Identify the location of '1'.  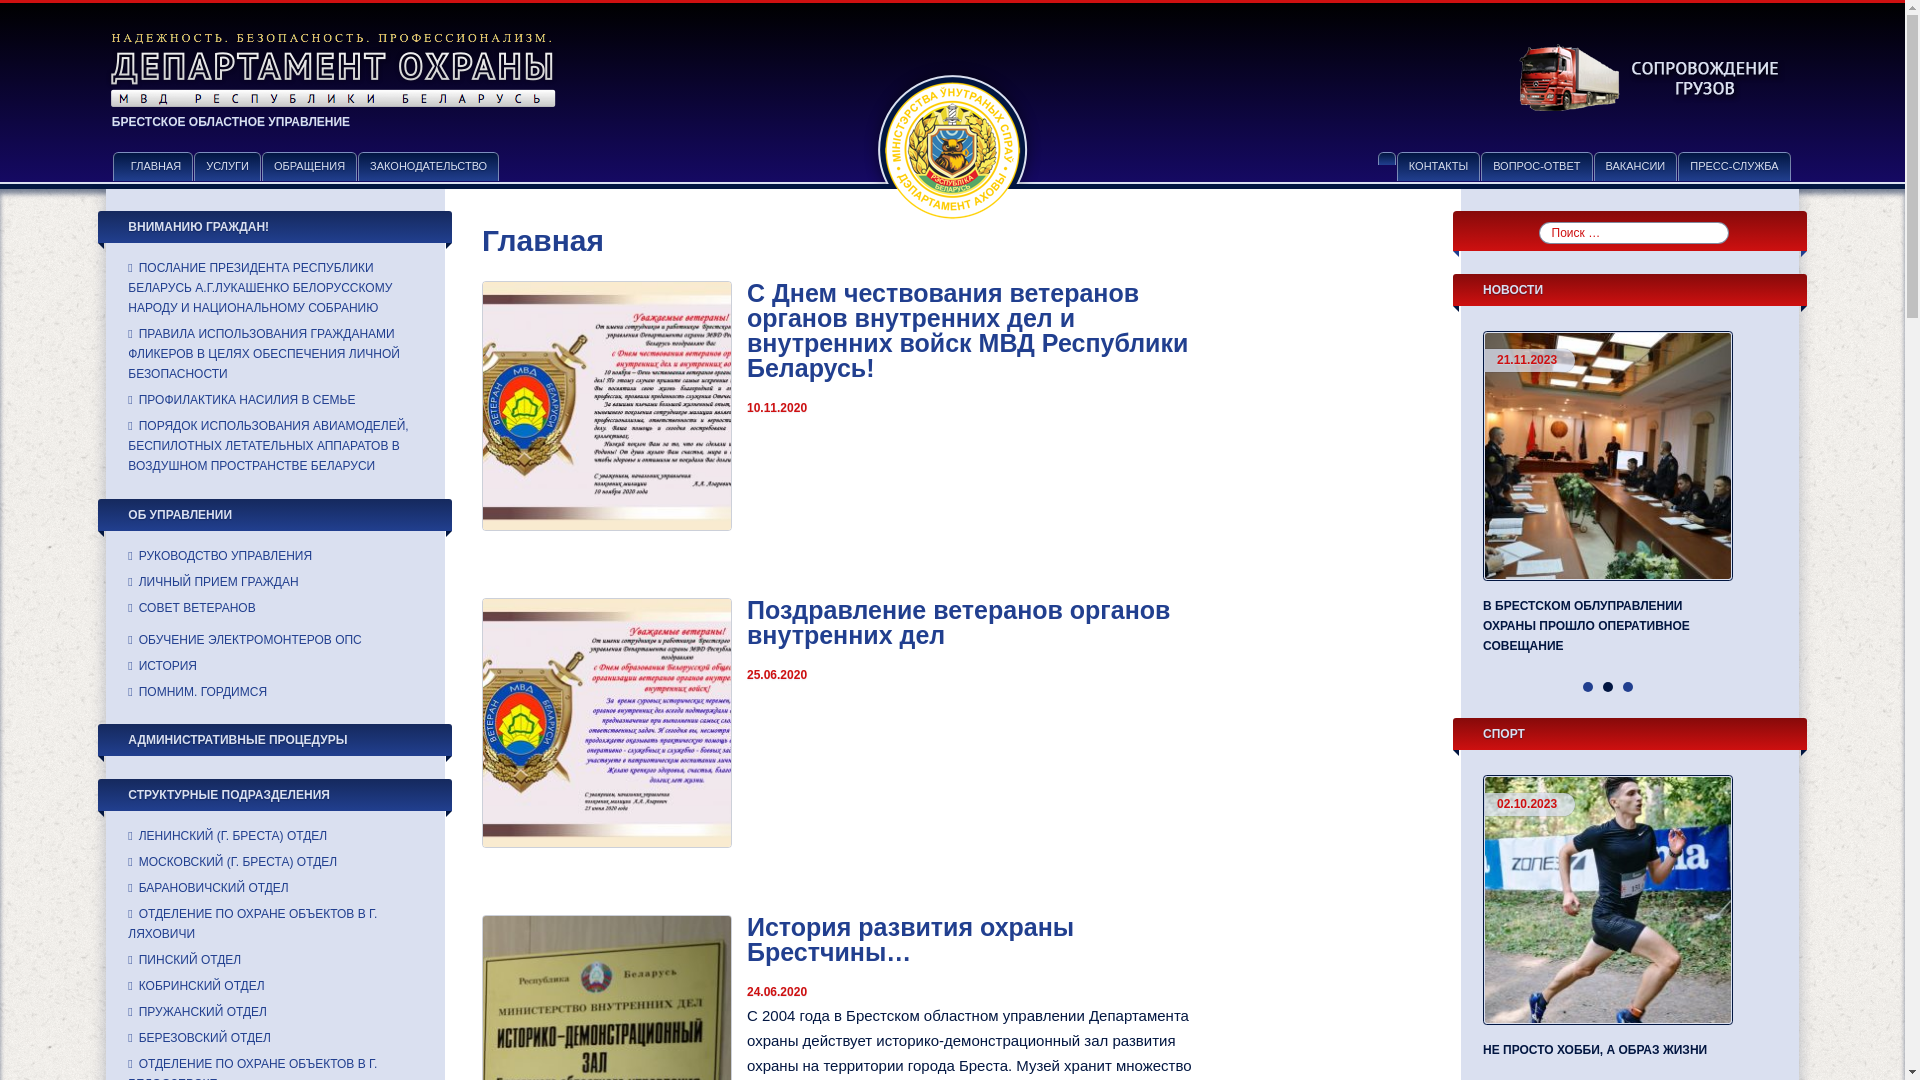
(1587, 685).